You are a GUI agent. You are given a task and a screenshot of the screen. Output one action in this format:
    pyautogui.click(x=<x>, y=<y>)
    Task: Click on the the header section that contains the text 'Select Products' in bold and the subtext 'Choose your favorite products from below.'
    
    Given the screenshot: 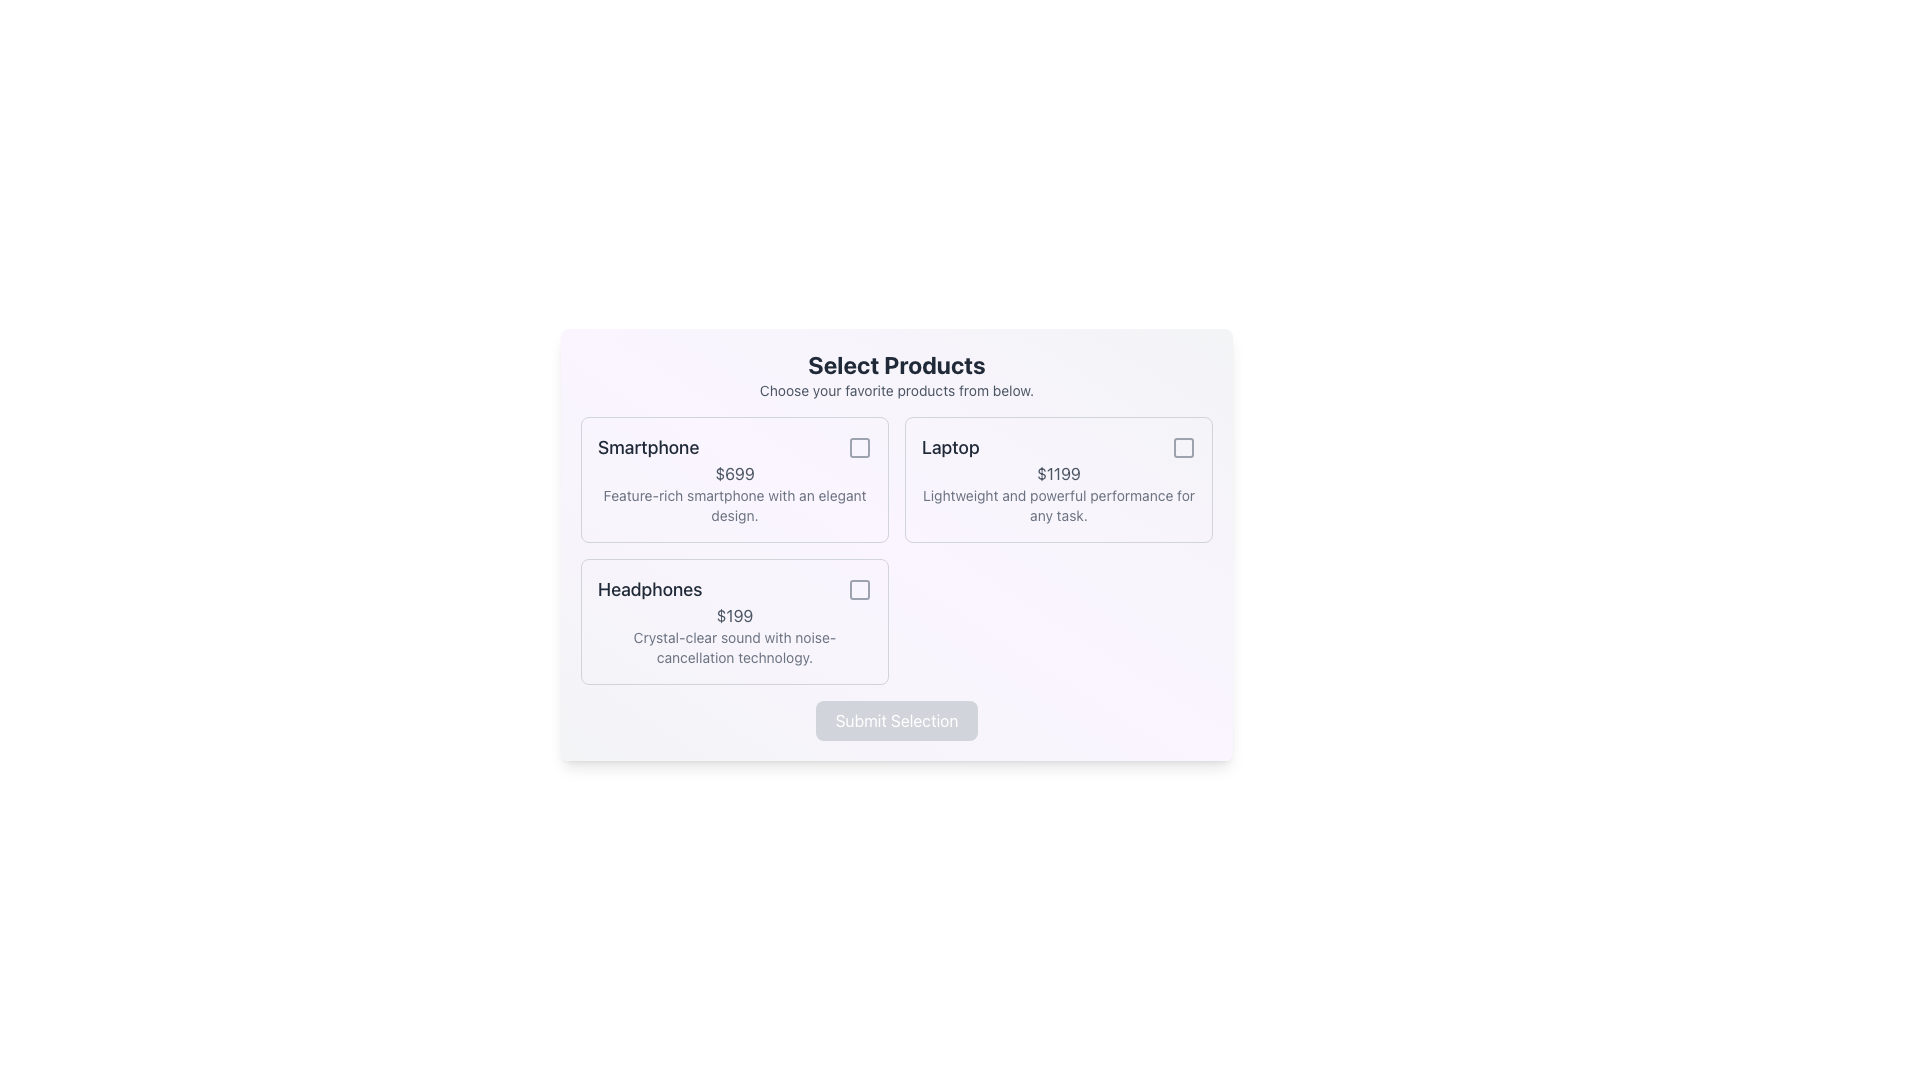 What is the action you would take?
    pyautogui.click(x=896, y=374)
    